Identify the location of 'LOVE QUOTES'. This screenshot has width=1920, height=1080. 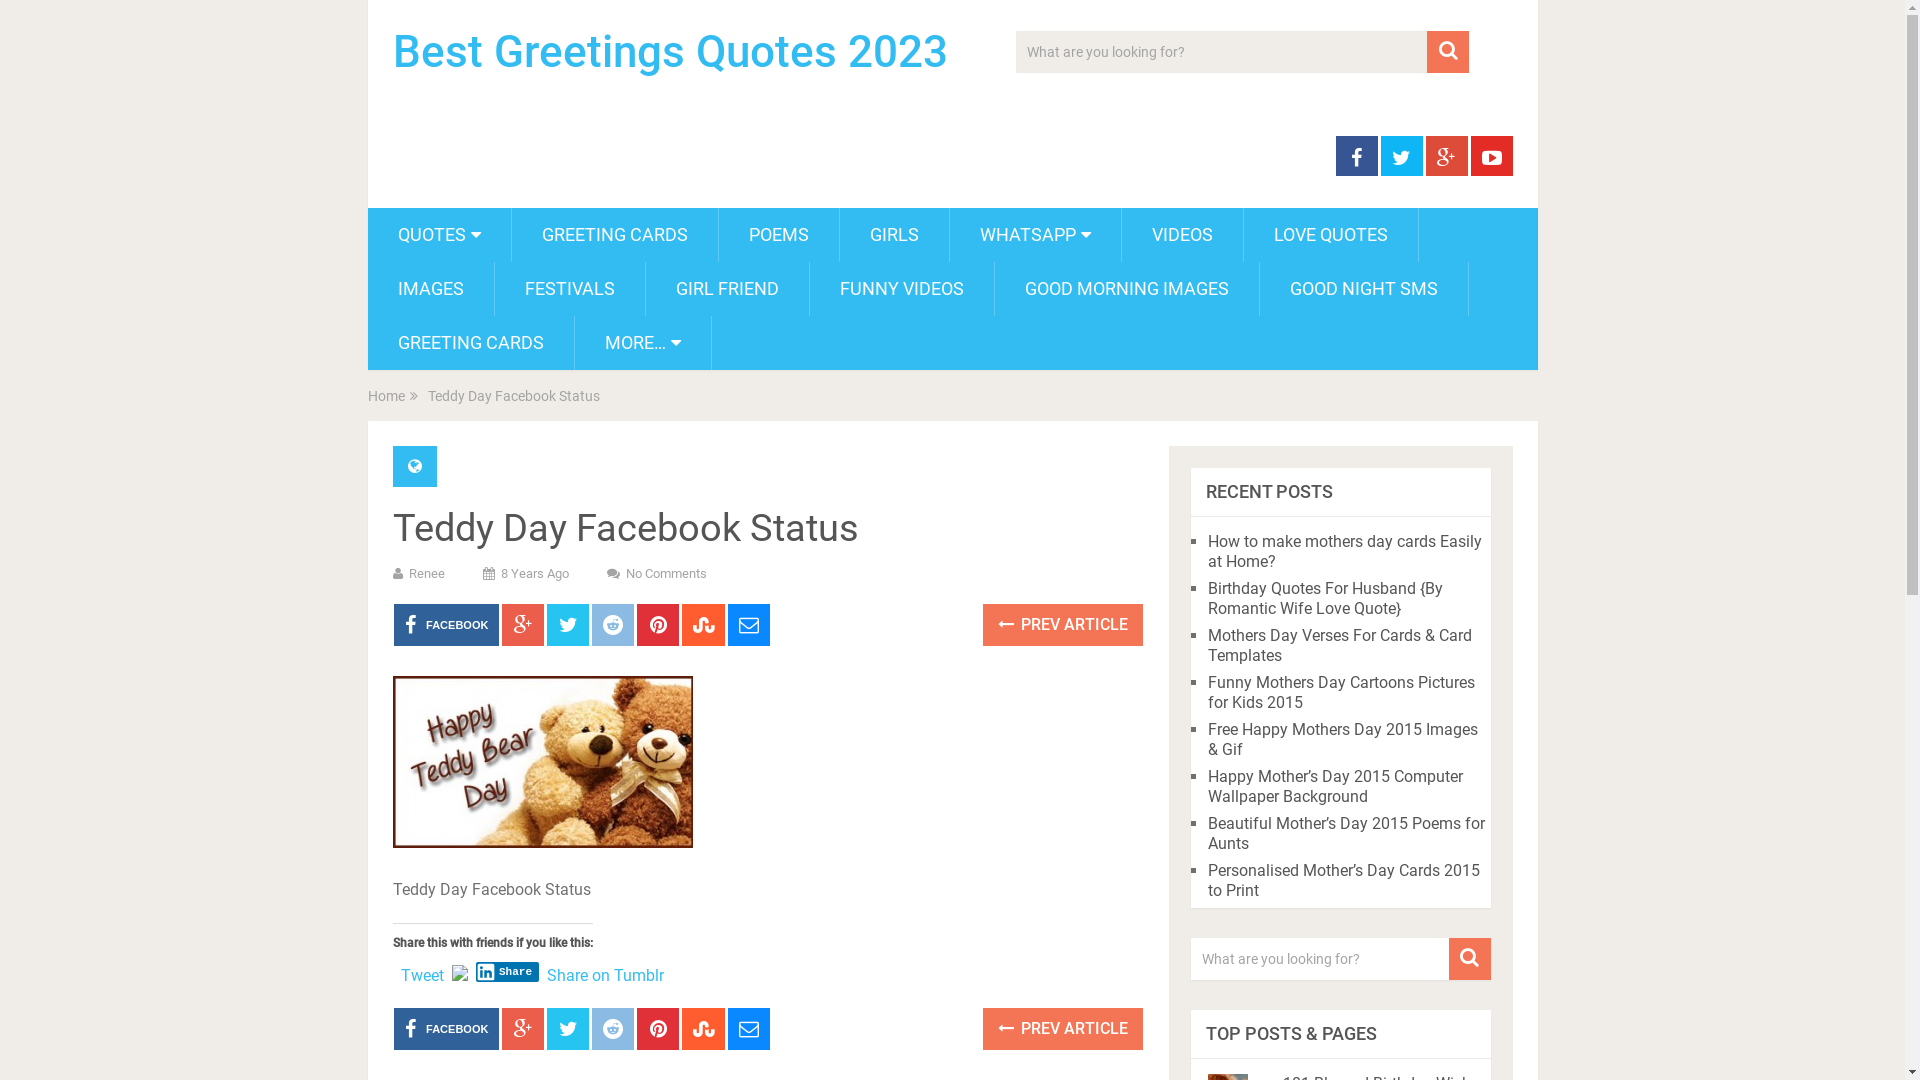
(1330, 234).